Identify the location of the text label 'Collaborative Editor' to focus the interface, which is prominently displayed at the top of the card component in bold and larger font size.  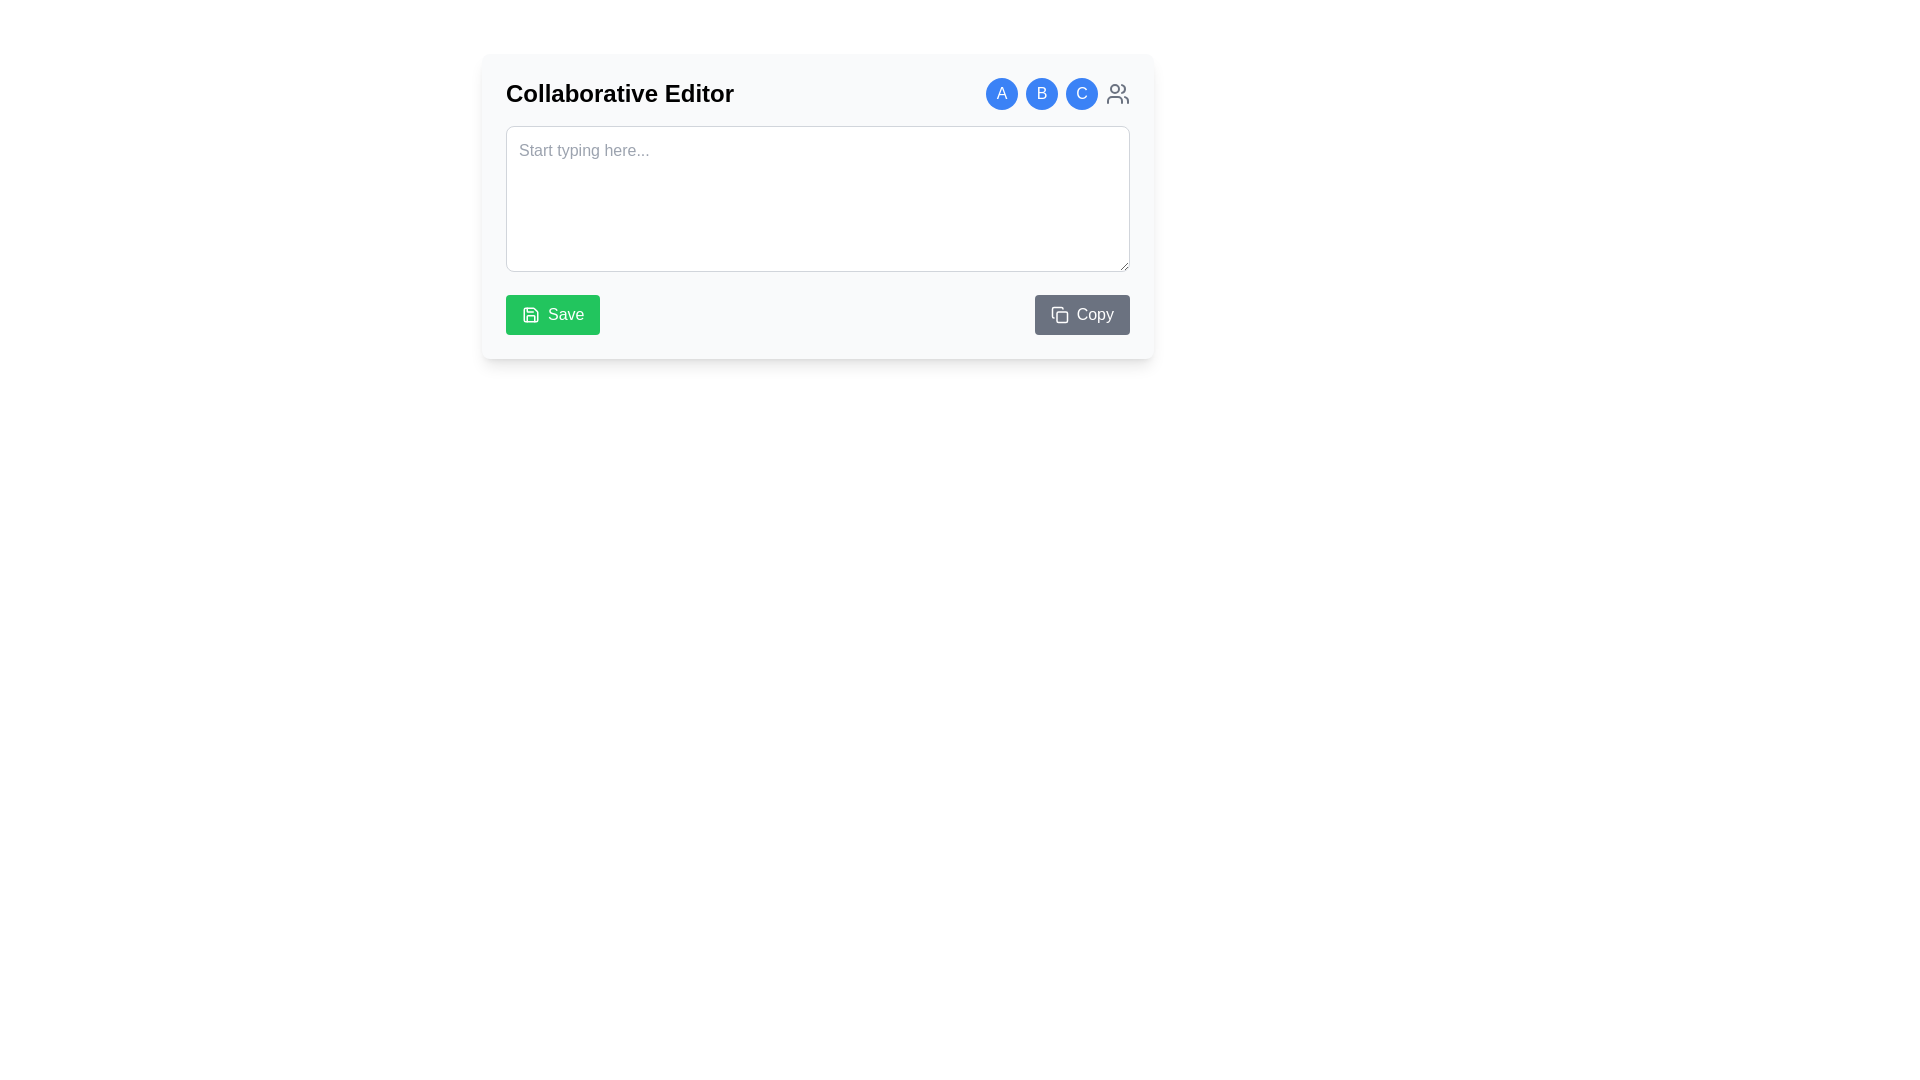
(618, 93).